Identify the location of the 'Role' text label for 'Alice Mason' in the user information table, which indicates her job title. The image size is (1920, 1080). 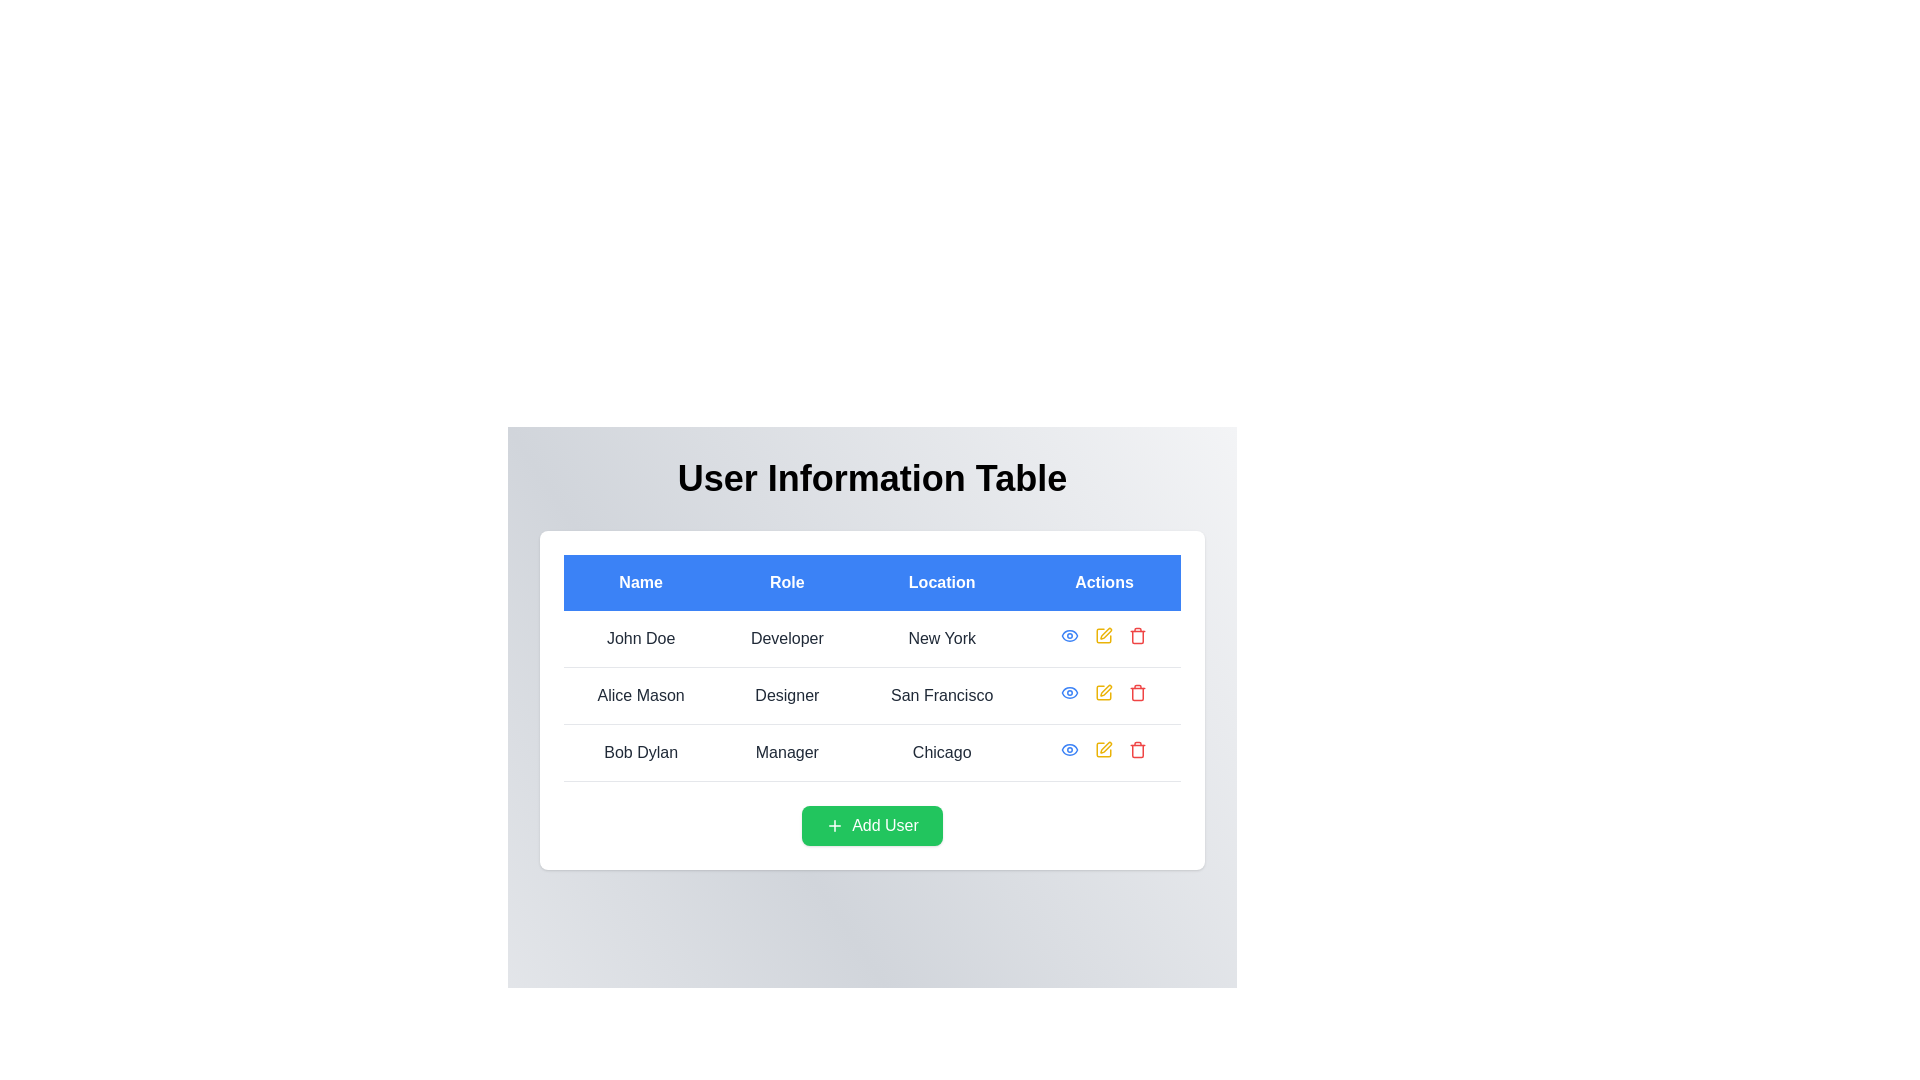
(786, 694).